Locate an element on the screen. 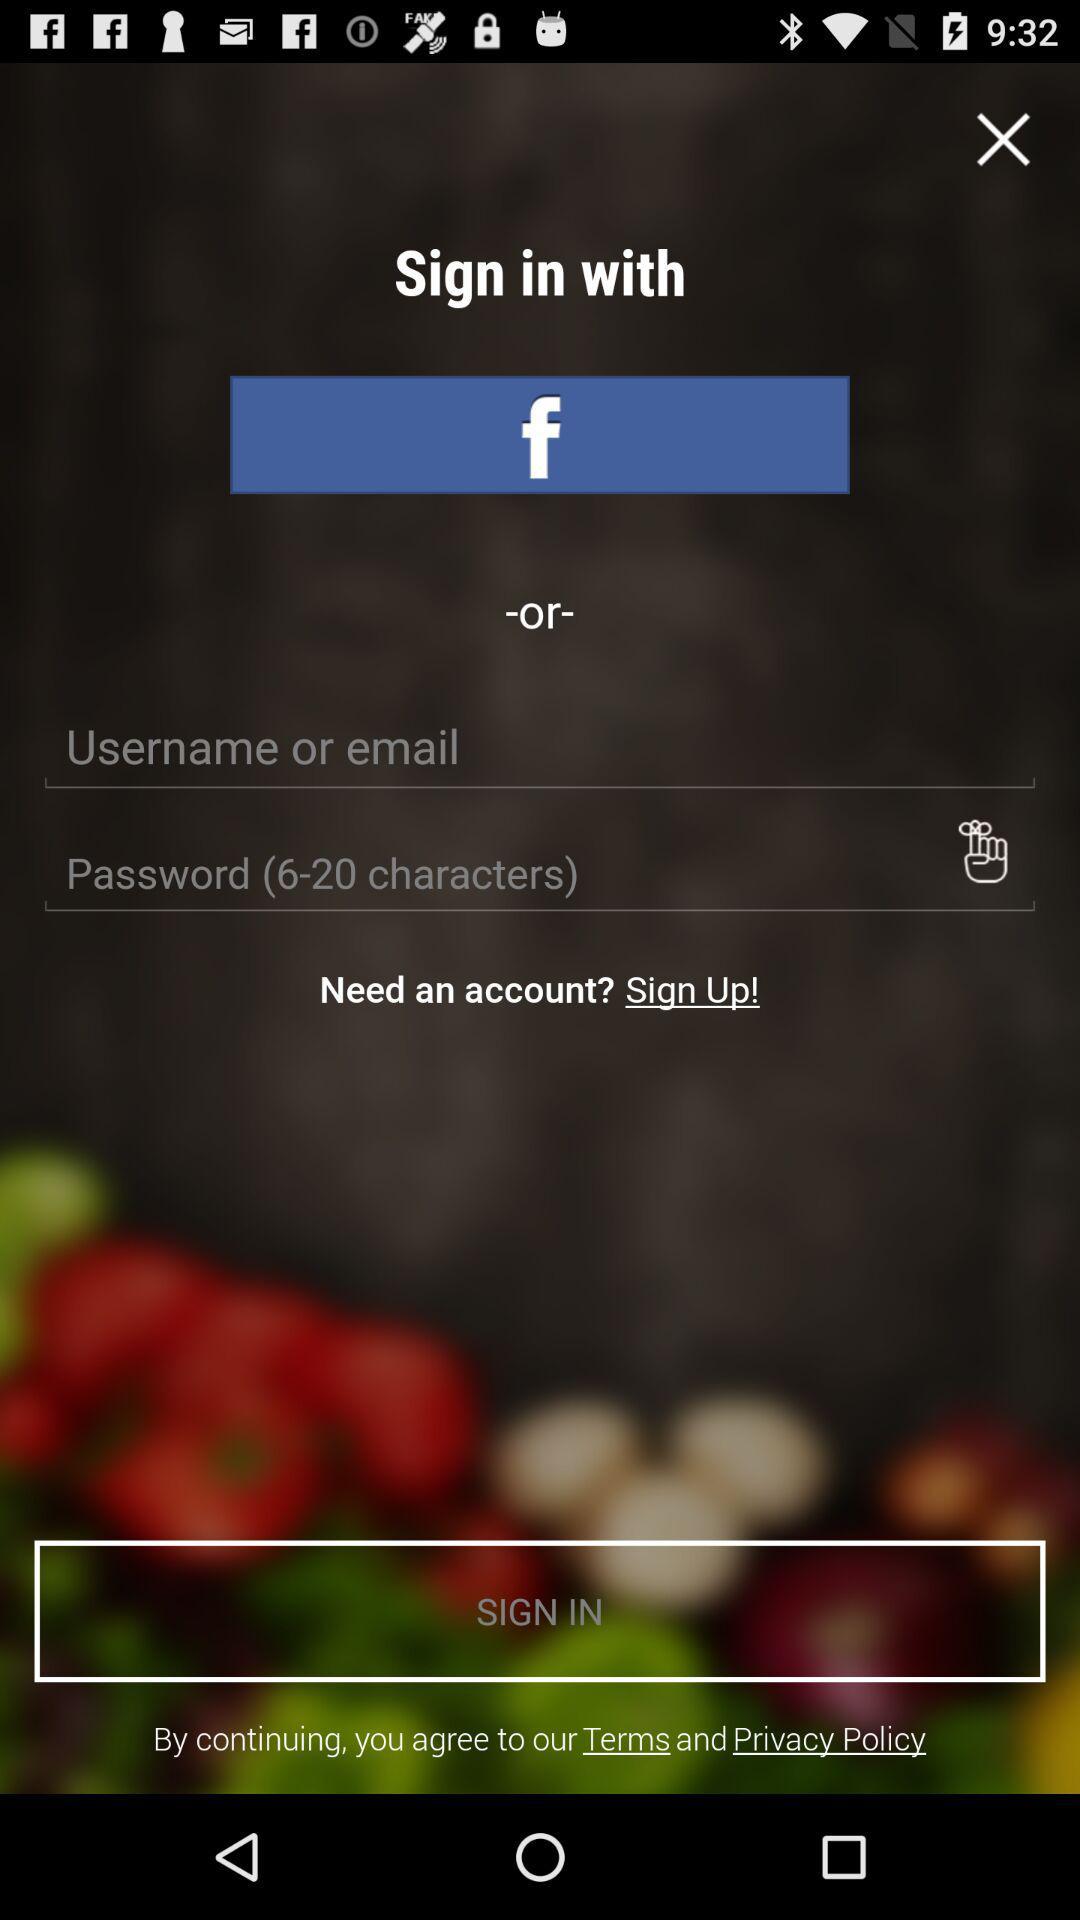 The height and width of the screenshot is (1920, 1080). use facebook for signin is located at coordinates (540, 434).